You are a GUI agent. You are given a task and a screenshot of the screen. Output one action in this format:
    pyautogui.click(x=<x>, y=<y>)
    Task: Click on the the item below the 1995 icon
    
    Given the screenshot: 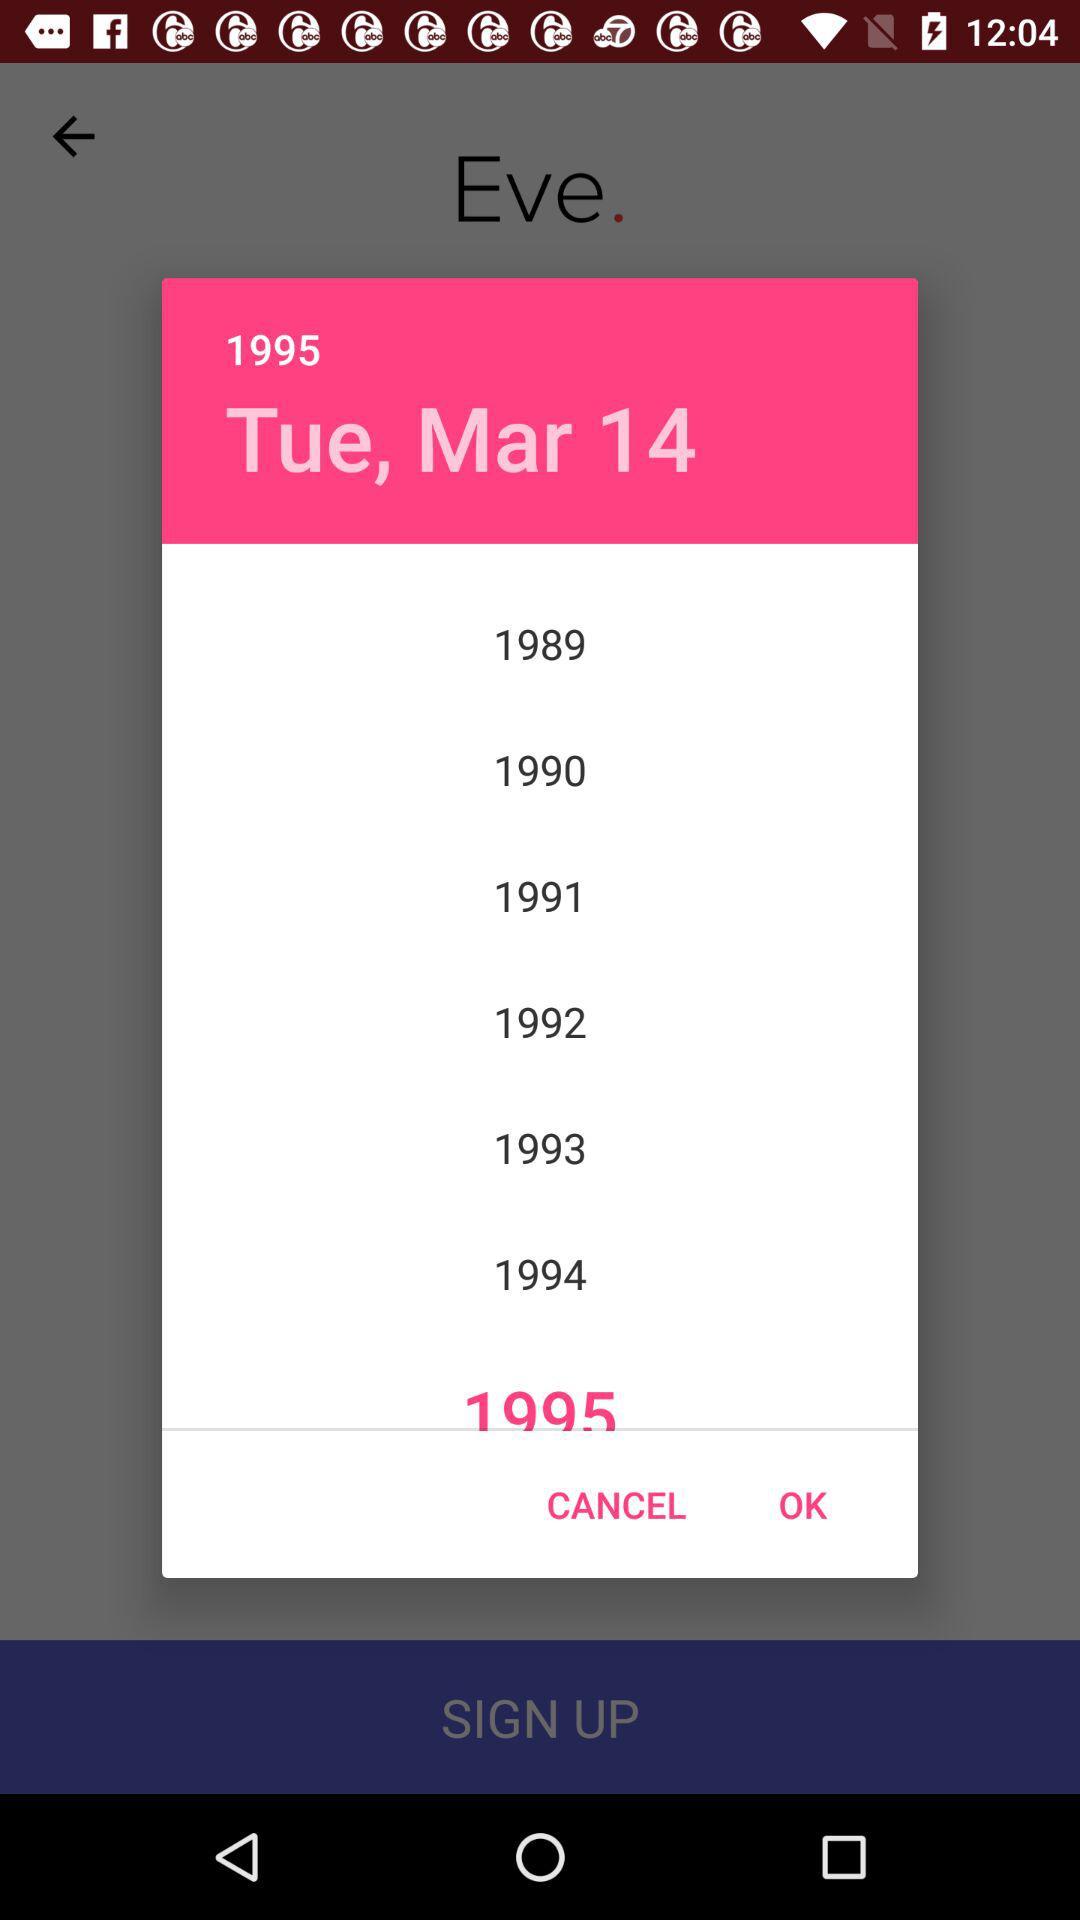 What is the action you would take?
    pyautogui.click(x=461, y=435)
    